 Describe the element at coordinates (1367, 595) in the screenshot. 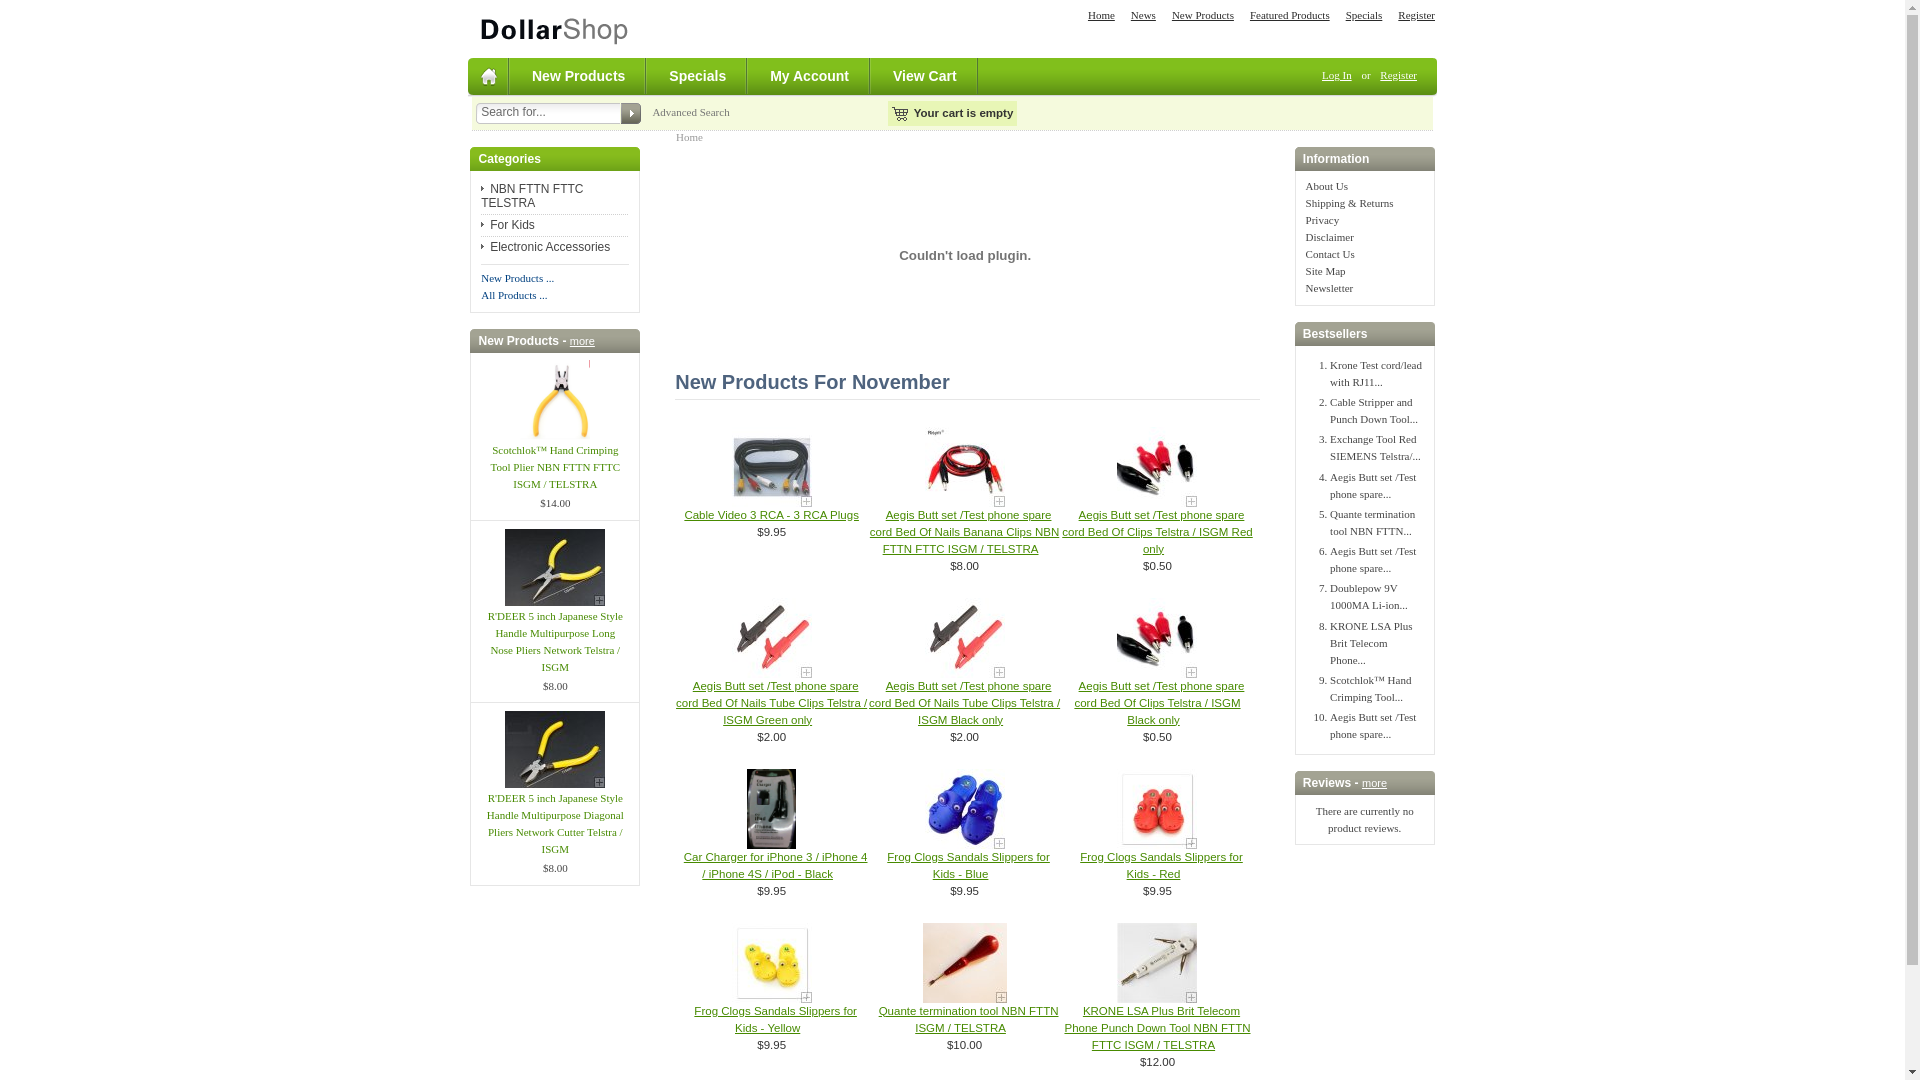

I see `'Doublepow 9V 1000MA Li-ion...'` at that location.